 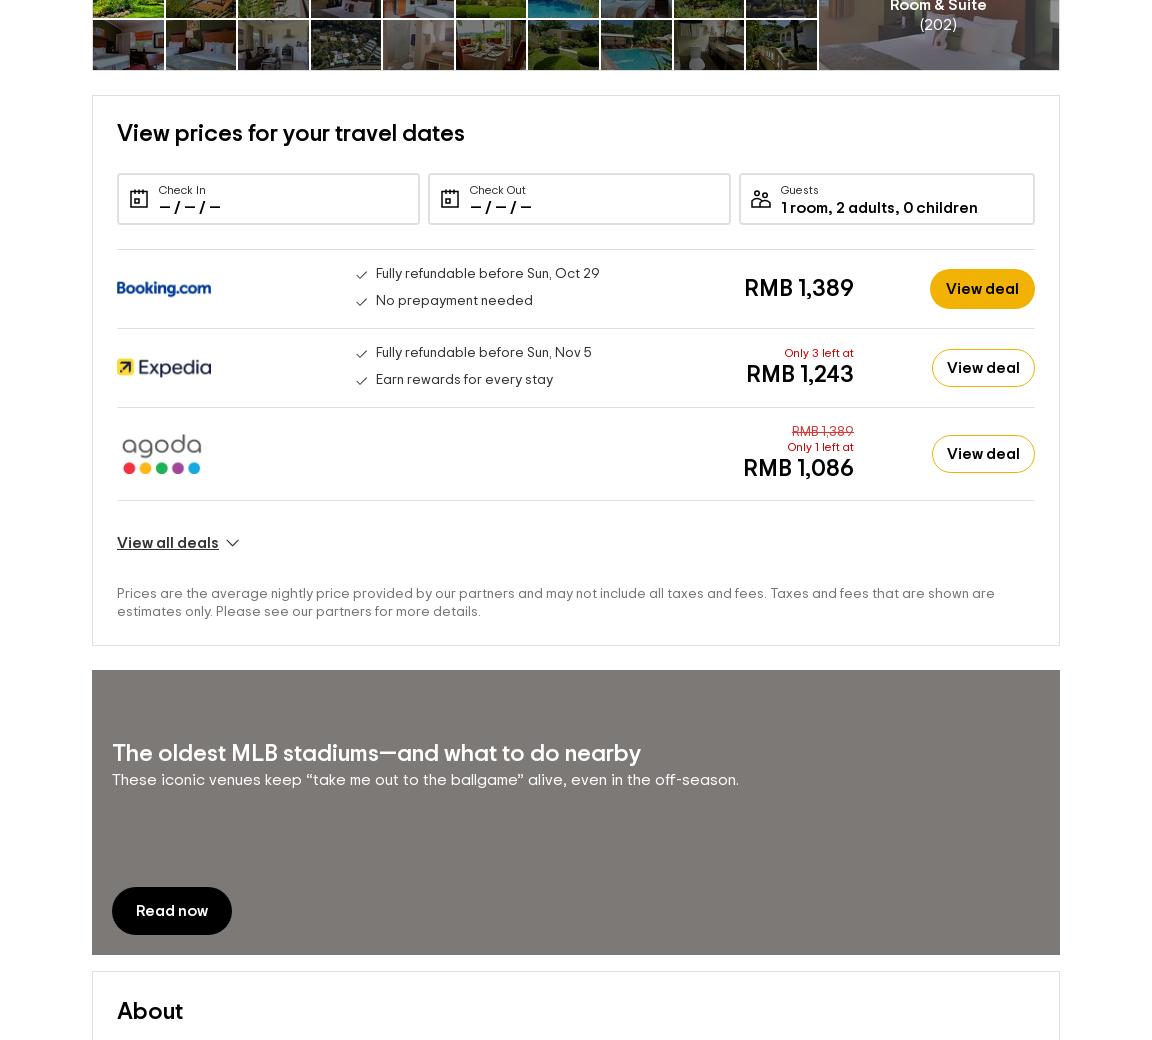 I want to click on 'Prices are the average nightly price provided by our partners and may not include all taxes and fees. Taxes and fees that are shown are estimates only. Please see our partners for more details.', so click(x=116, y=601).